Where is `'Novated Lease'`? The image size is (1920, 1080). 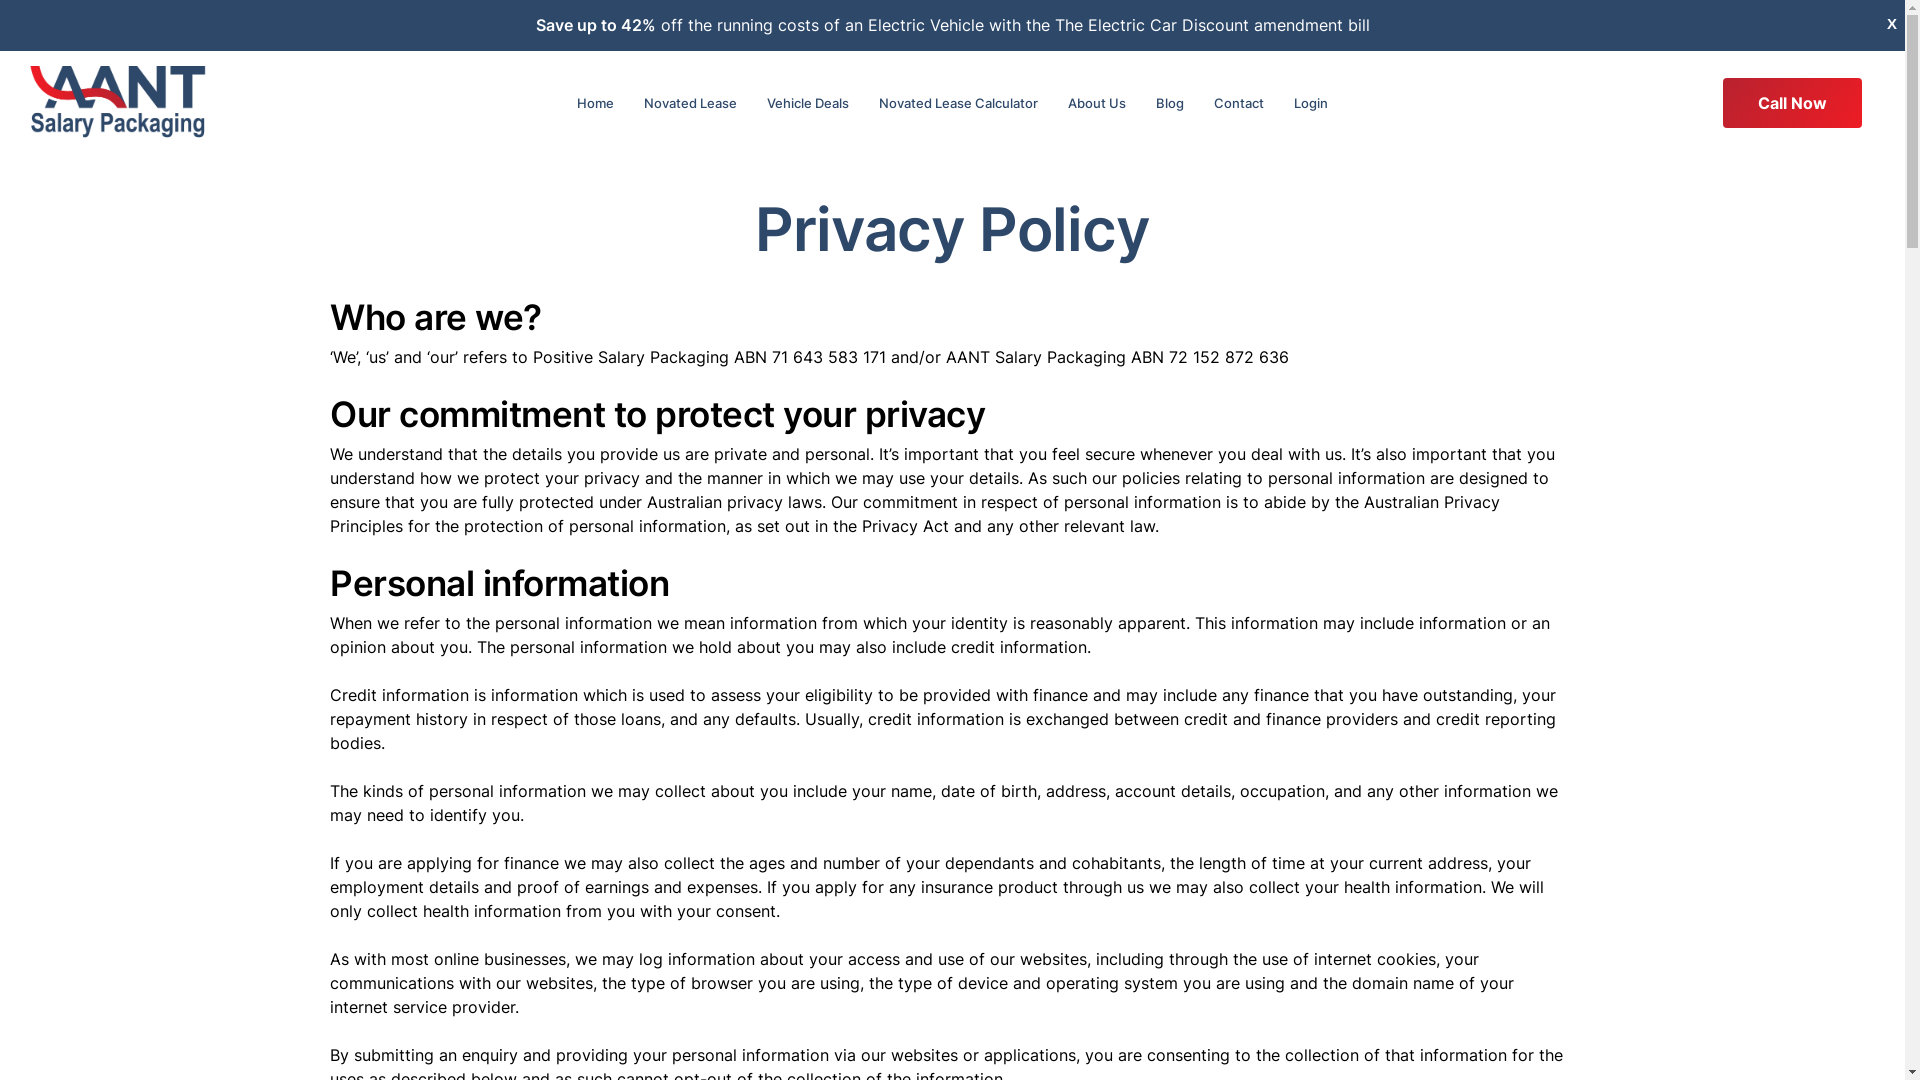
'Novated Lease' is located at coordinates (627, 103).